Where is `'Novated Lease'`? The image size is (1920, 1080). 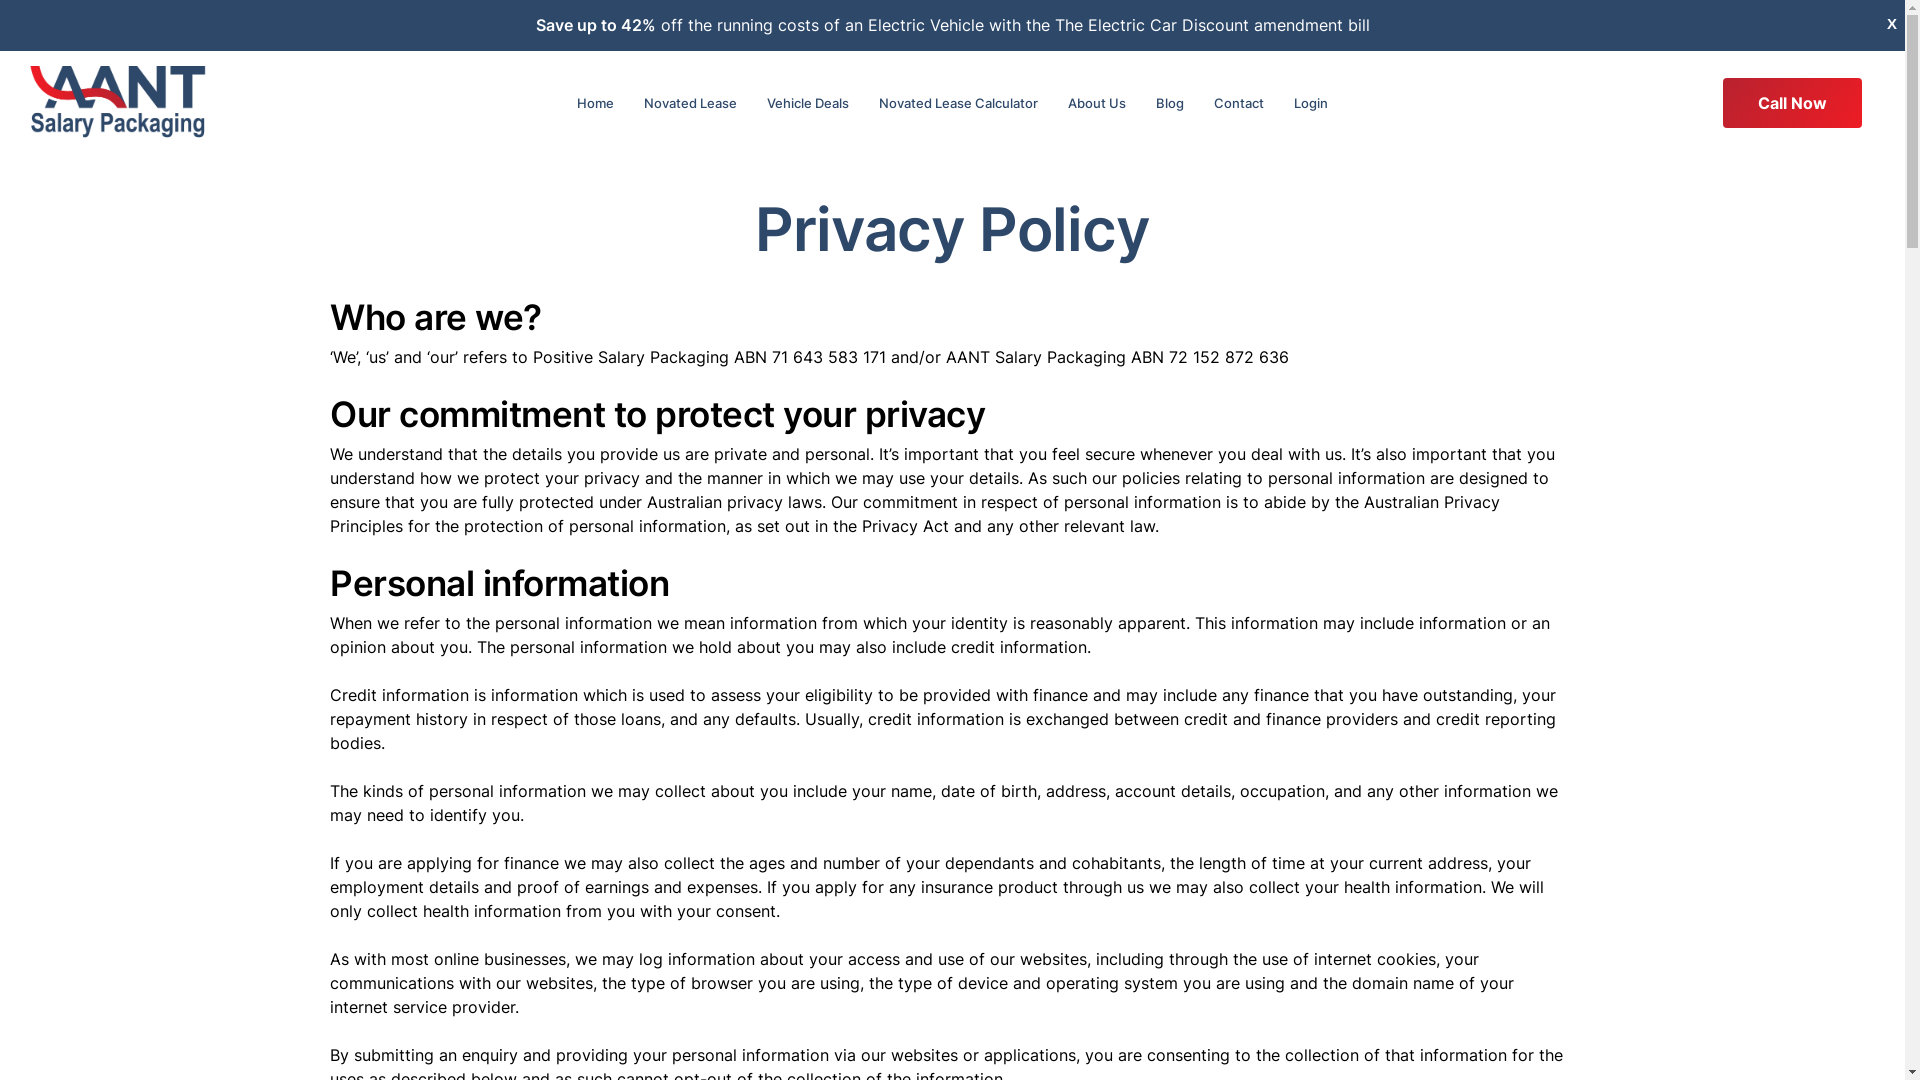
'Novated Lease' is located at coordinates (627, 103).